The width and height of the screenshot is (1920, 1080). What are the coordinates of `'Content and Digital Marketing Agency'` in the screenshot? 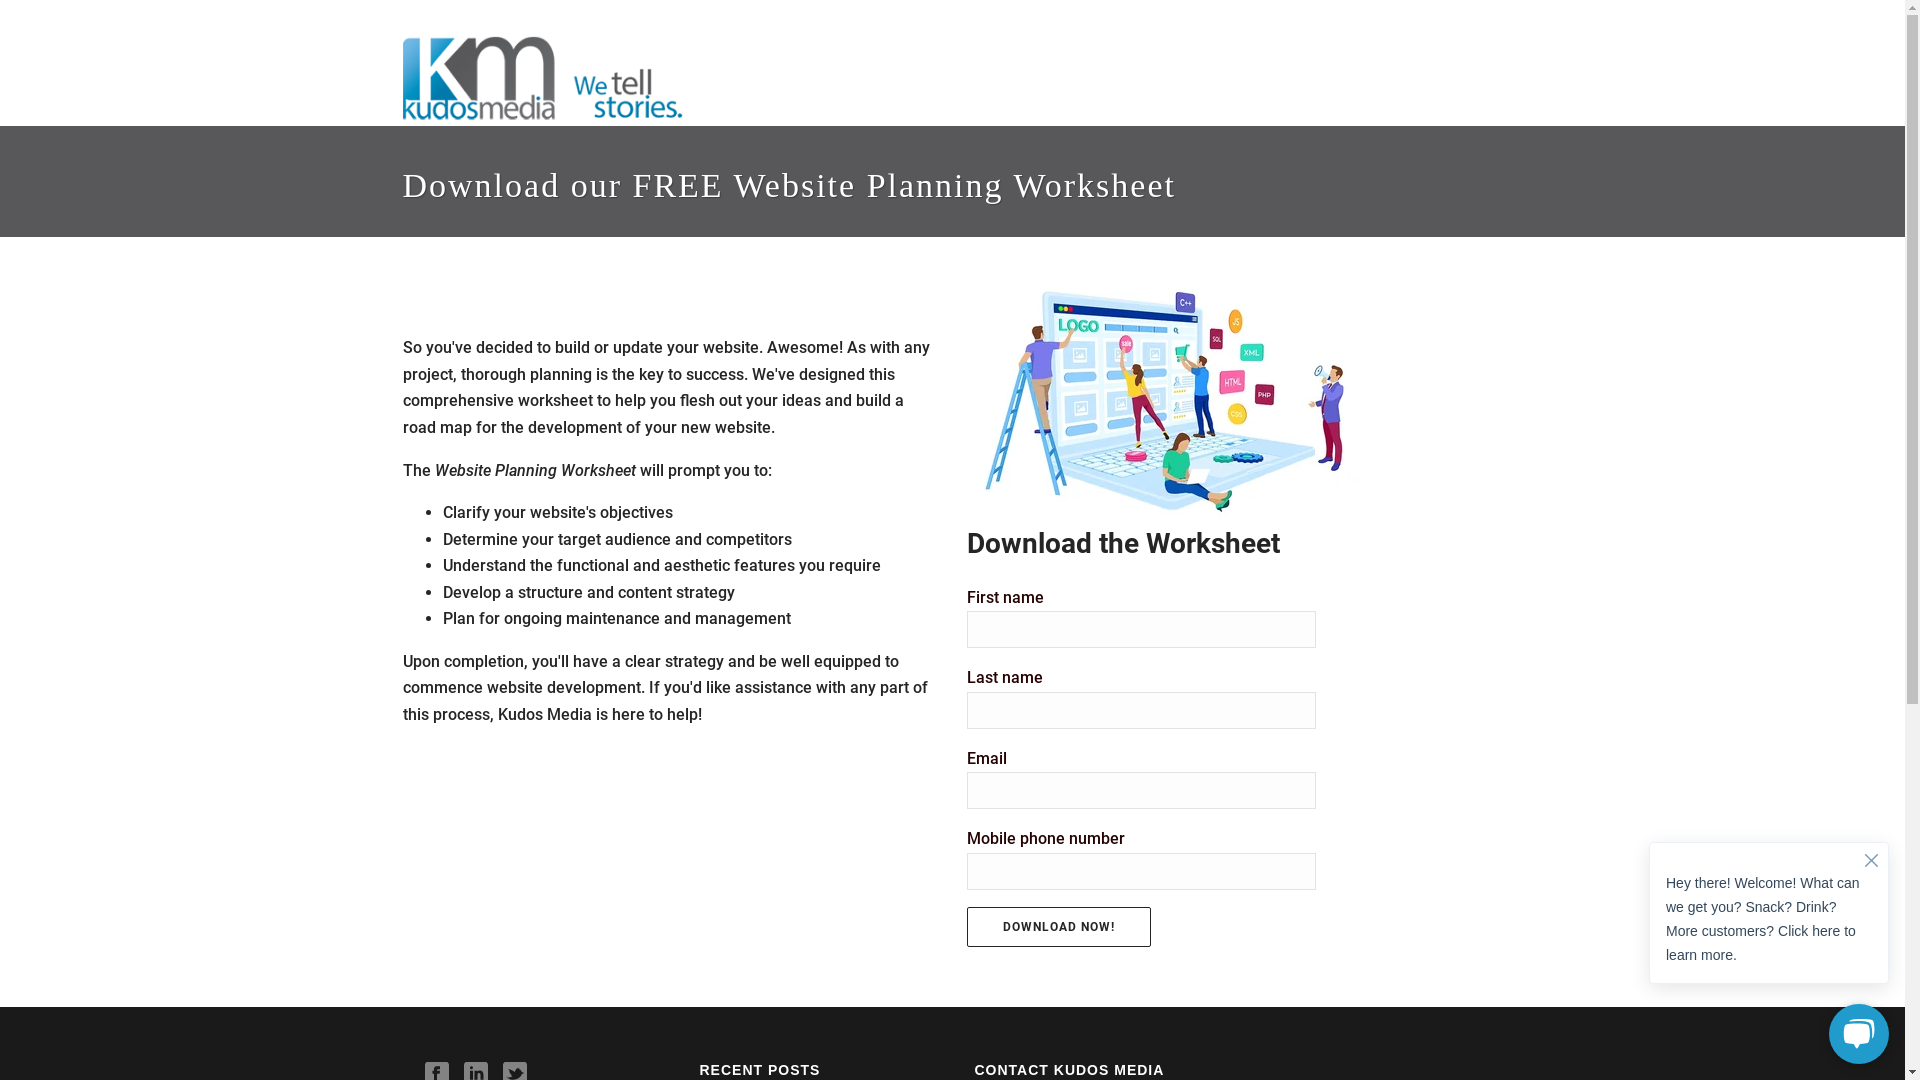 It's located at (555, 79).